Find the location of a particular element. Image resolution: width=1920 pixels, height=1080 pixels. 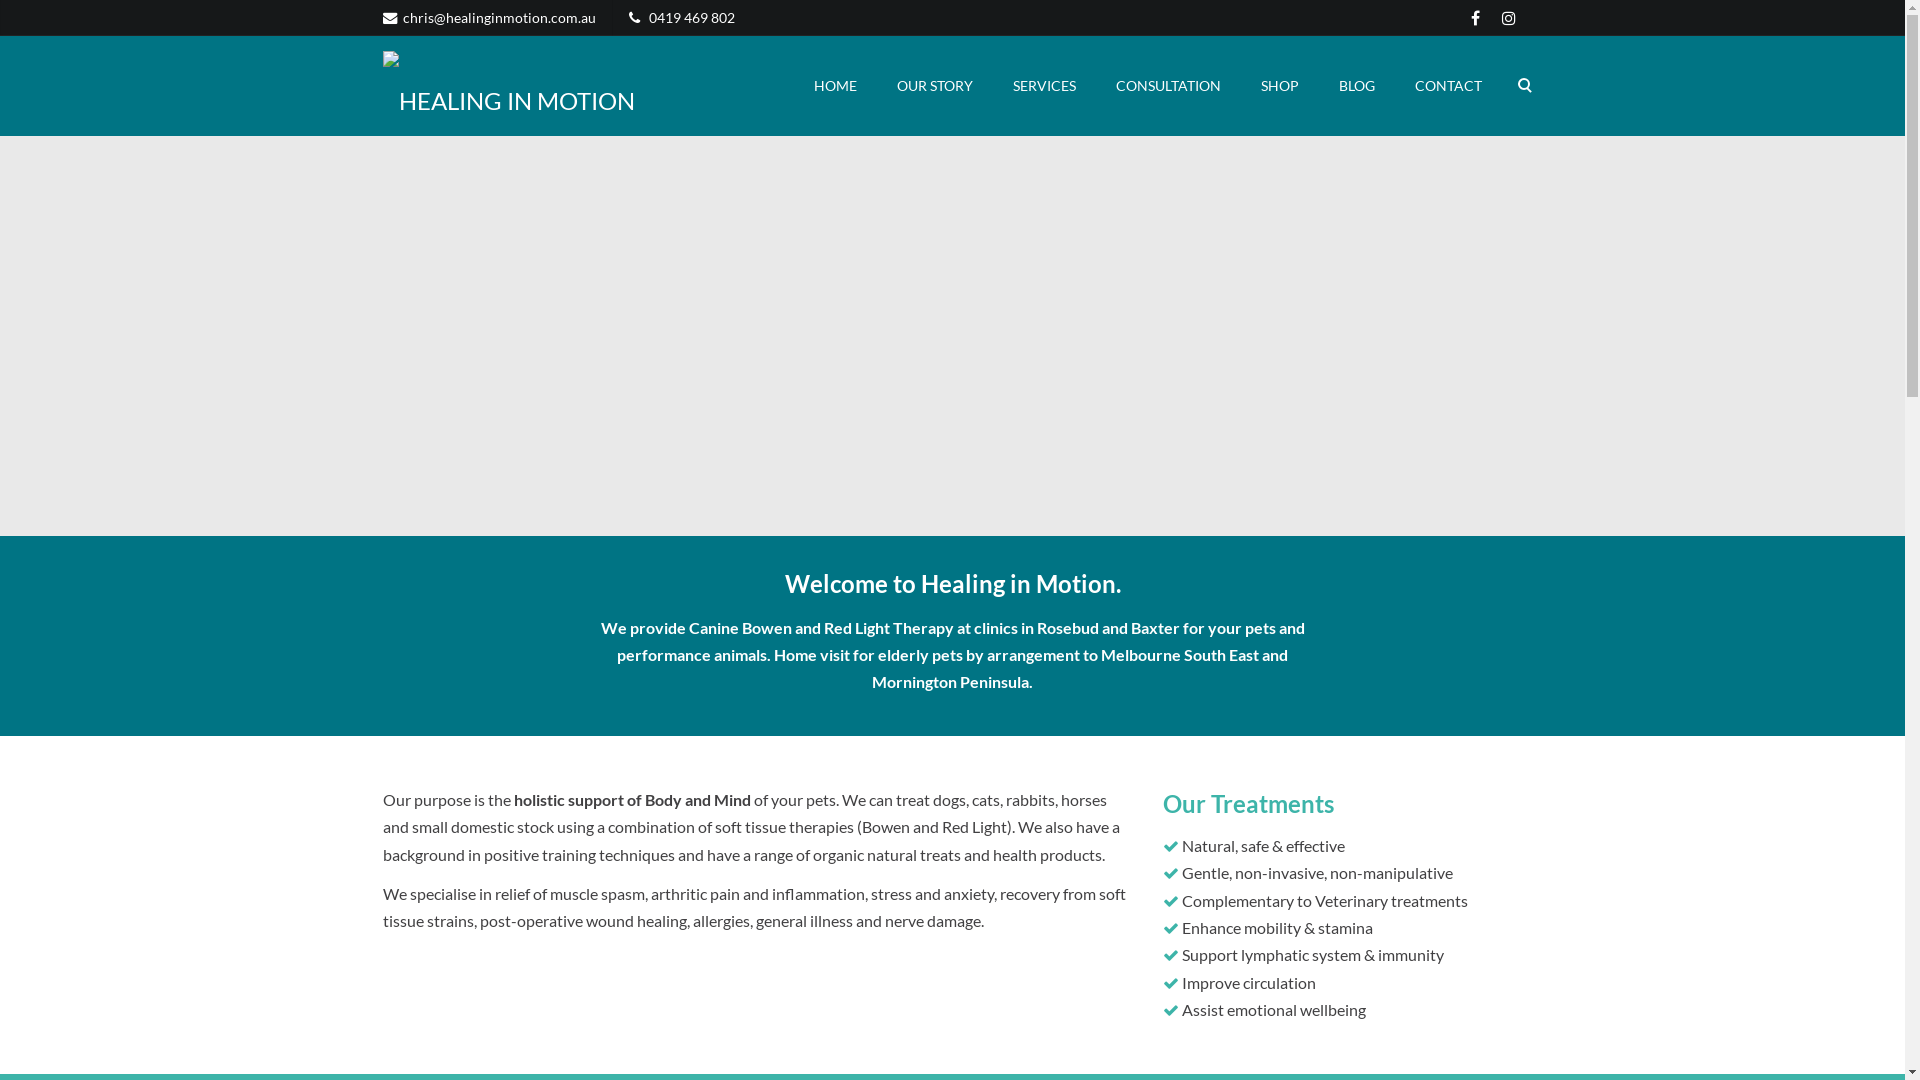

'SERVICES' is located at coordinates (1042, 84).